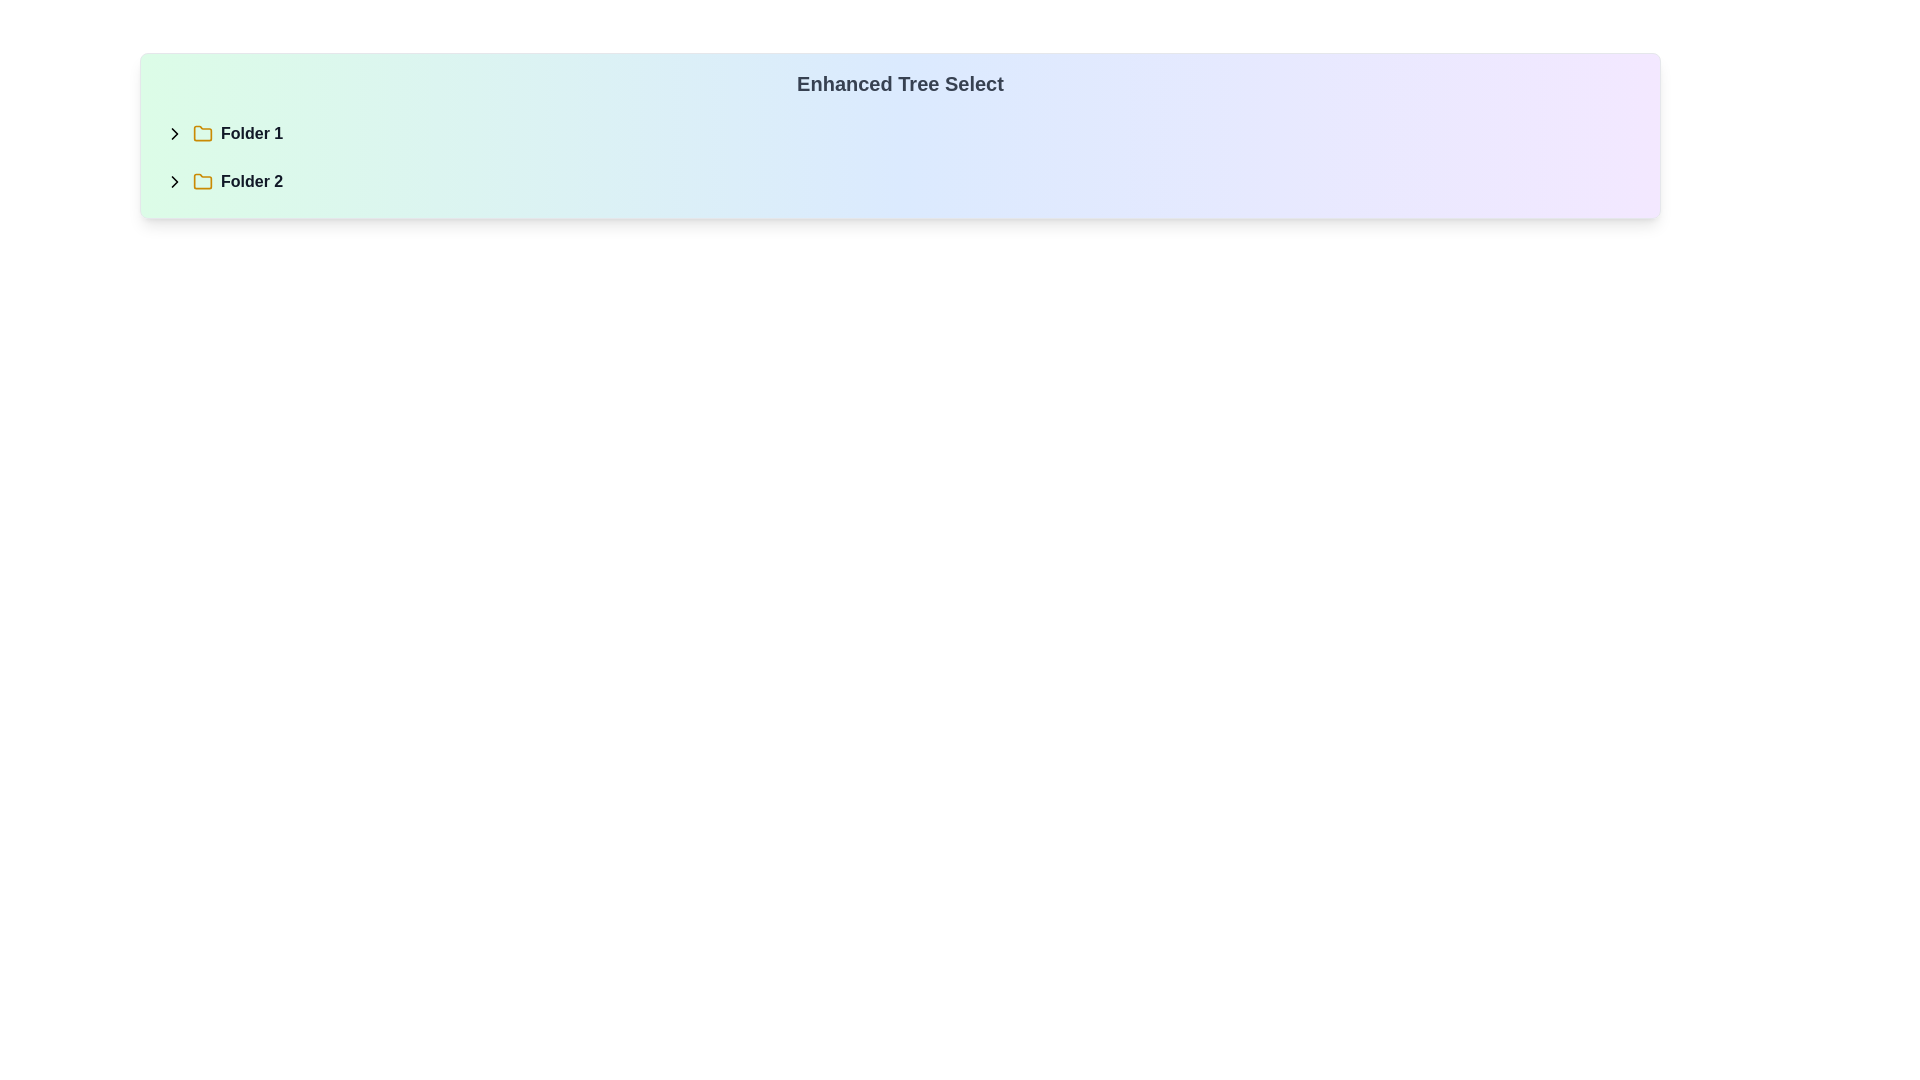 Image resolution: width=1920 pixels, height=1080 pixels. What do you see at coordinates (174, 181) in the screenshot?
I see `the right-pointing chevron icon, which is a glyph icon within a square boundary` at bounding box center [174, 181].